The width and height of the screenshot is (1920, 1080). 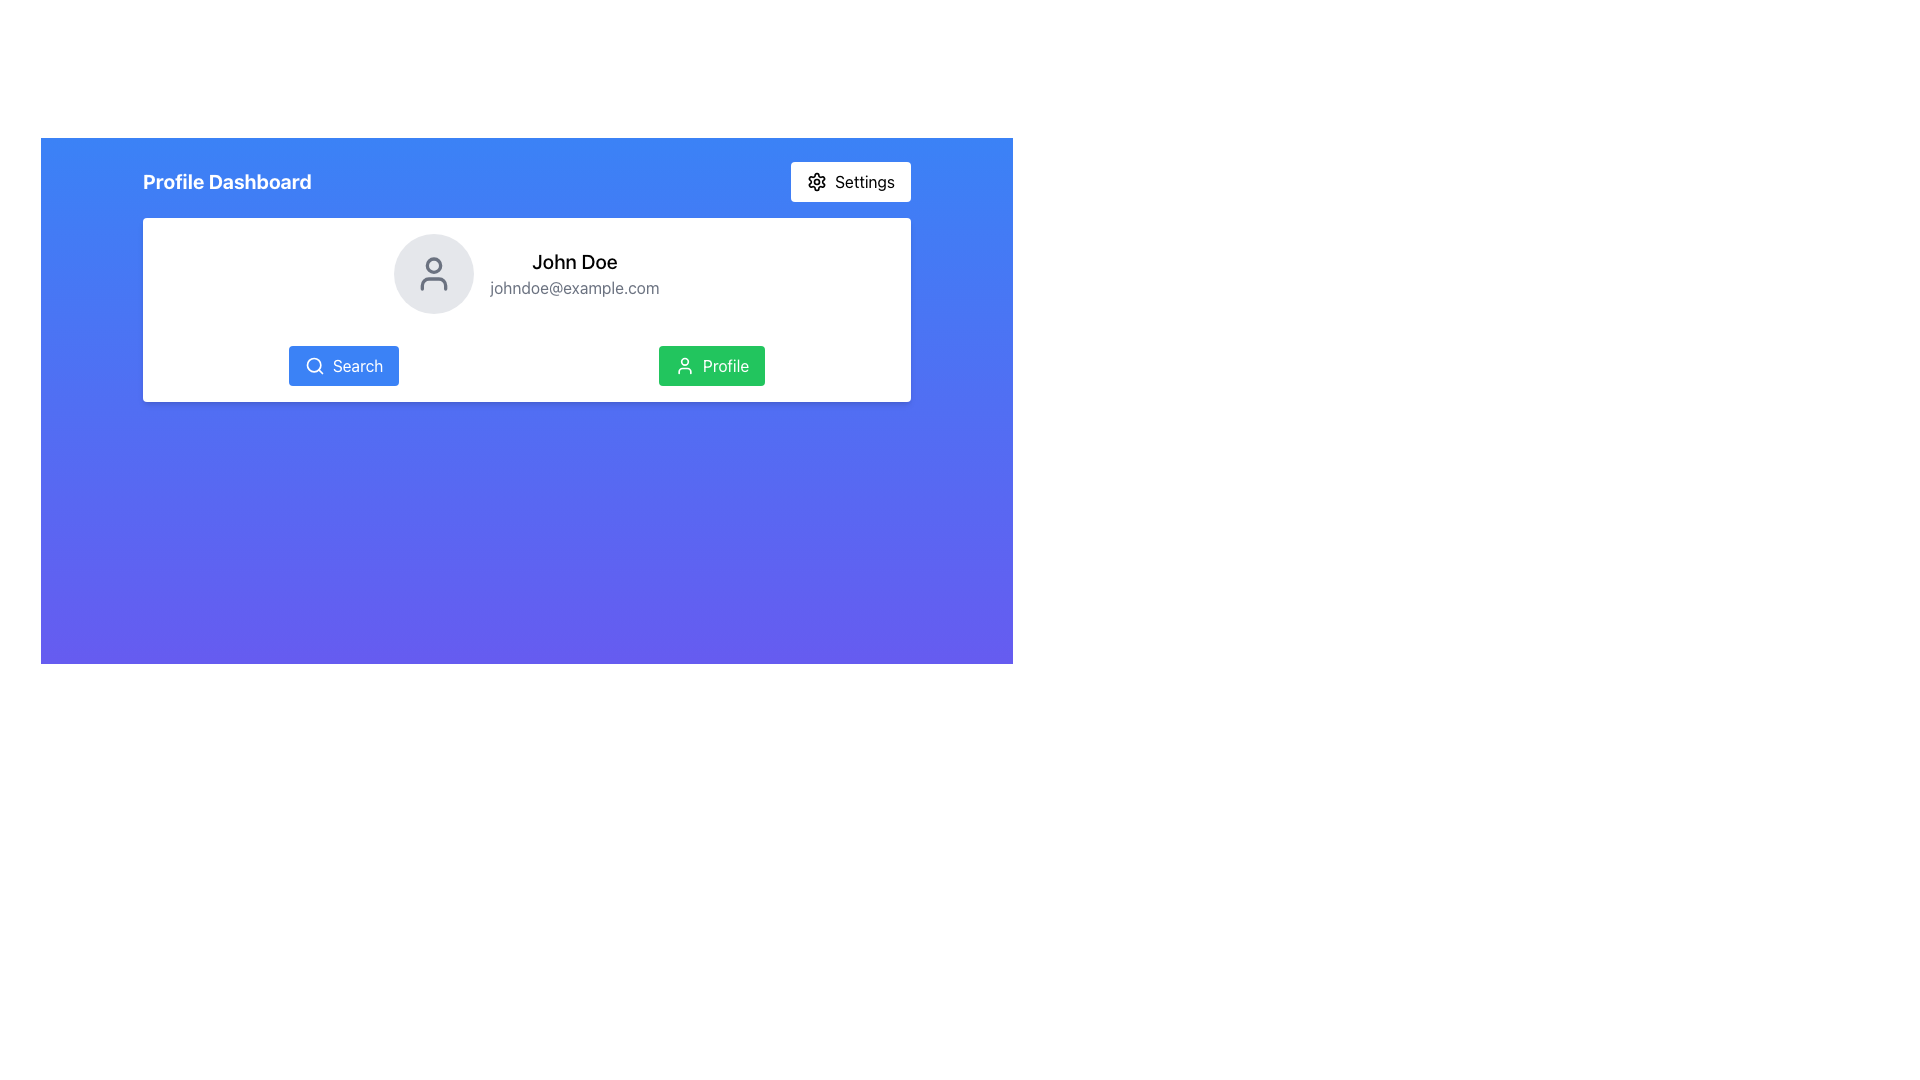 What do you see at coordinates (684, 366) in the screenshot?
I see `the user silhouette icon within the 'Profile' button, which has a green background and is` at bounding box center [684, 366].